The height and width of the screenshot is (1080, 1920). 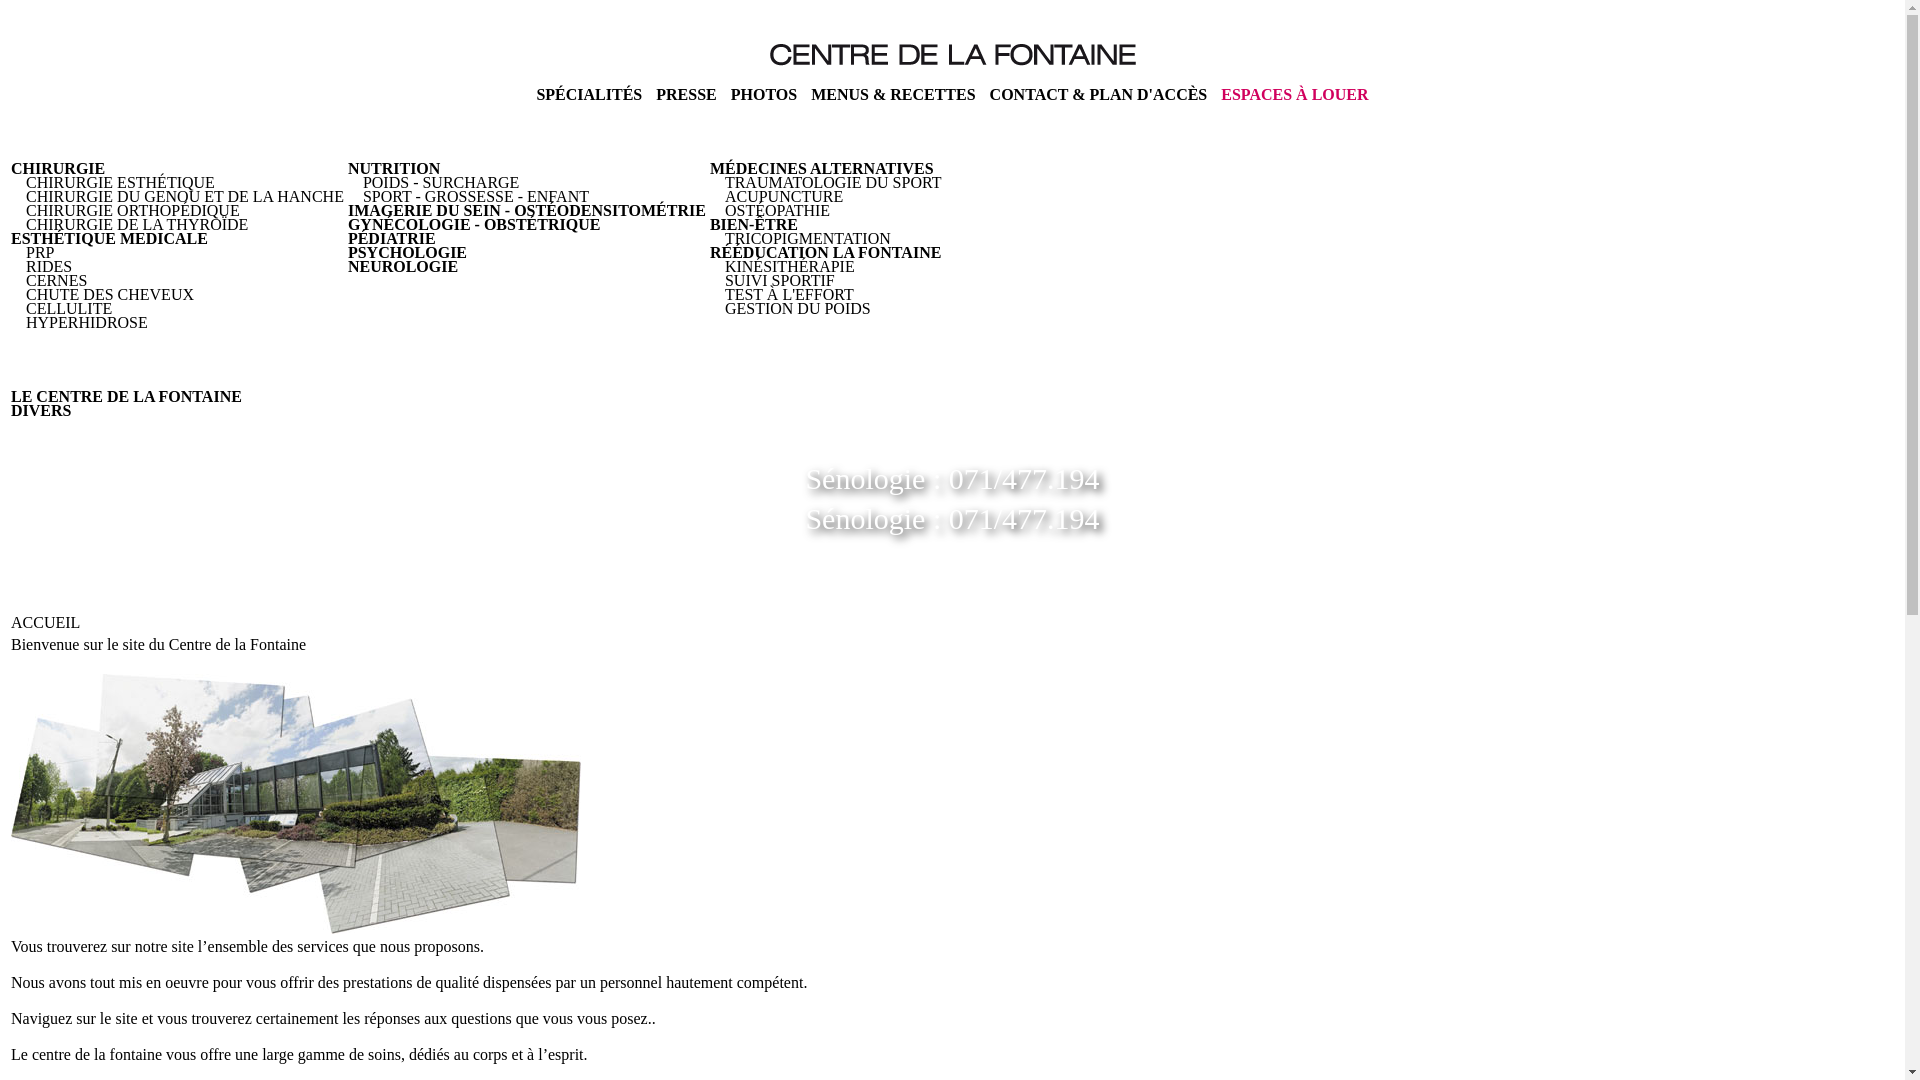 What do you see at coordinates (109, 294) in the screenshot?
I see `'CHUTE DES CHEVEUX'` at bounding box center [109, 294].